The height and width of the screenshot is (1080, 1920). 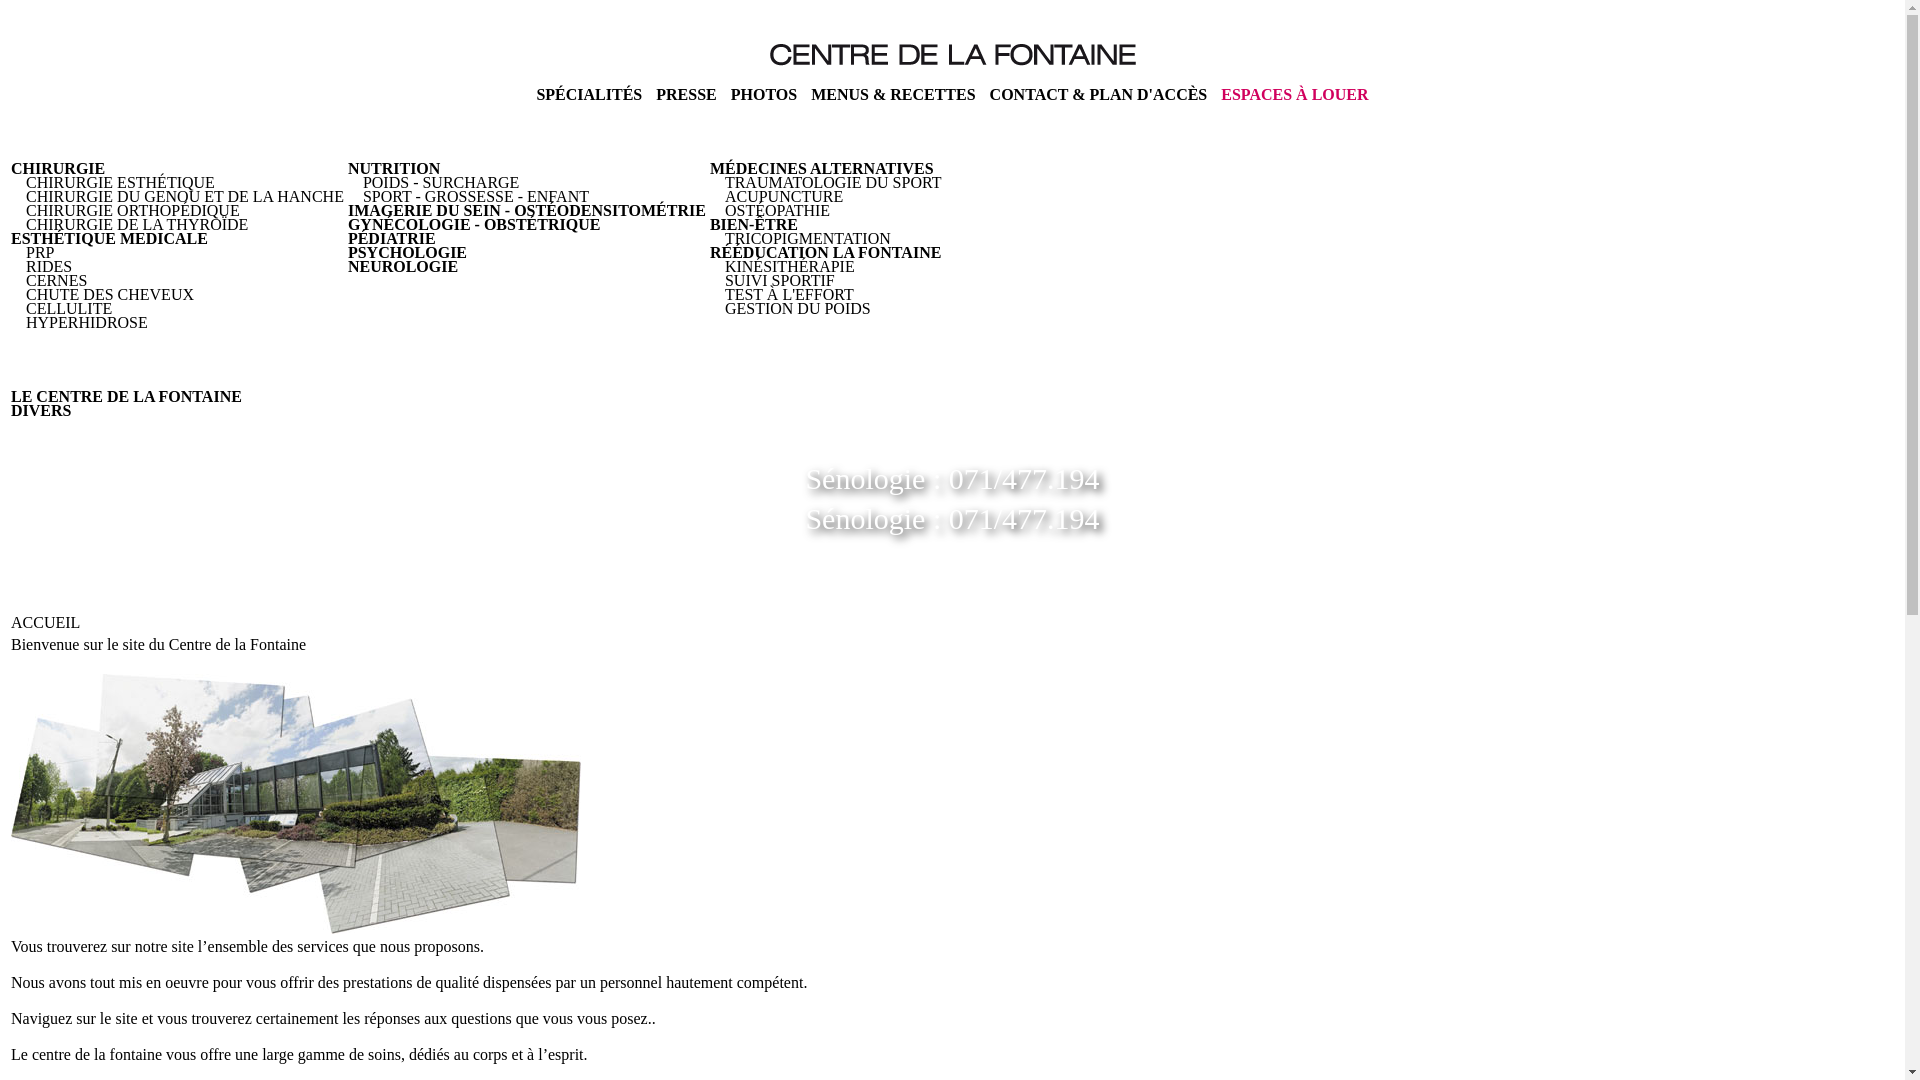 What do you see at coordinates (109, 294) in the screenshot?
I see `'CHUTE DES CHEVEUX'` at bounding box center [109, 294].